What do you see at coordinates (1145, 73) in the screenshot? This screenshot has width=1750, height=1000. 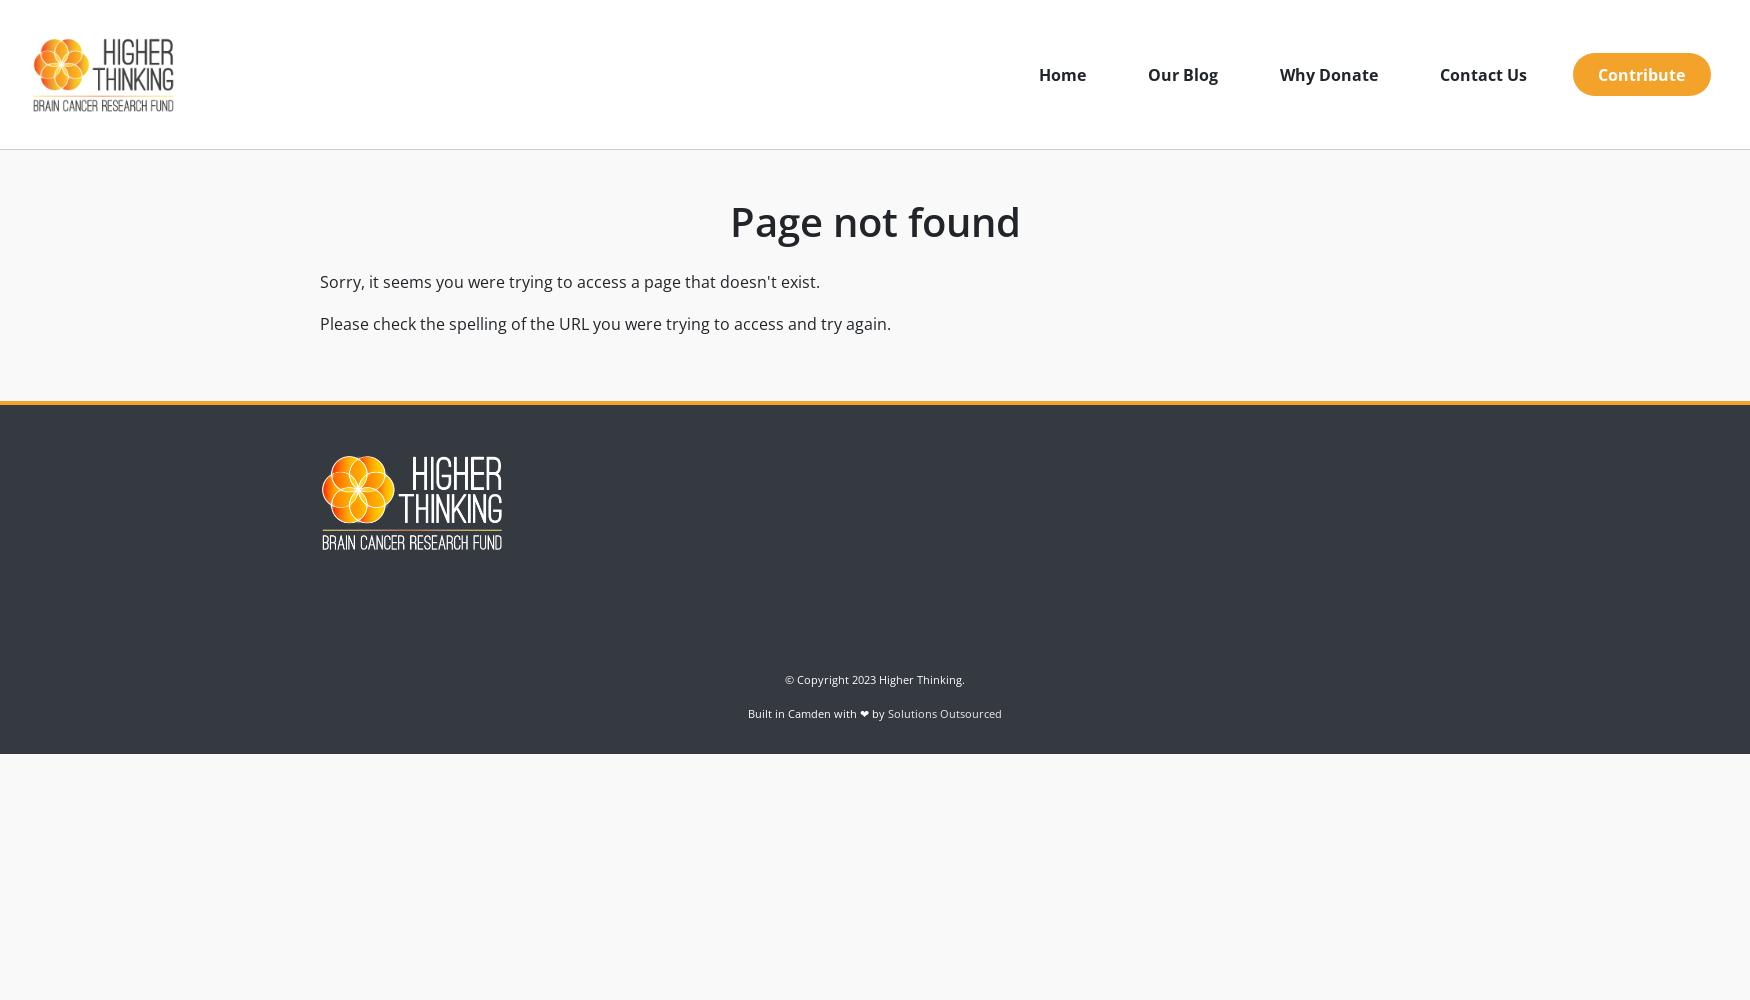 I see `'Our Blog'` at bounding box center [1145, 73].